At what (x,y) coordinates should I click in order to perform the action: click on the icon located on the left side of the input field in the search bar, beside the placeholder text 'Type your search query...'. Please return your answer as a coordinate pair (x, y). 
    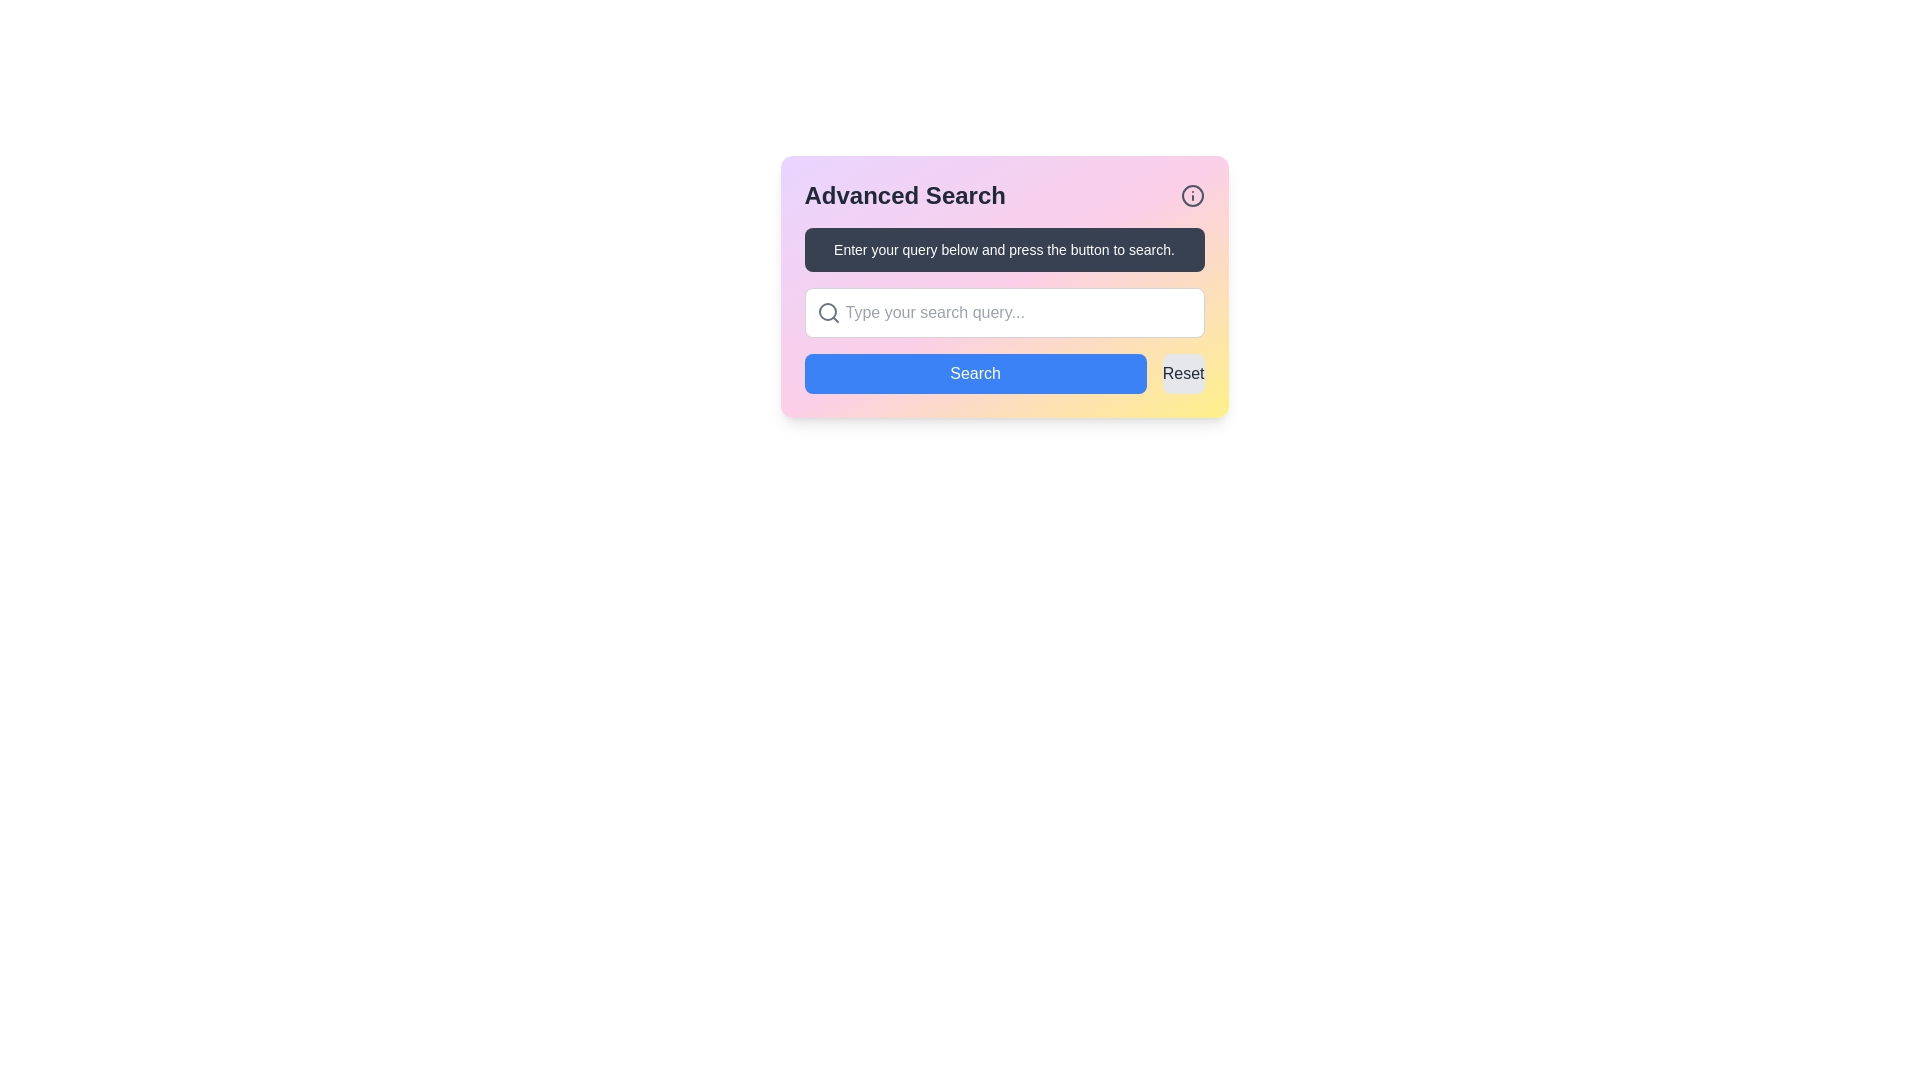
    Looking at the image, I should click on (828, 312).